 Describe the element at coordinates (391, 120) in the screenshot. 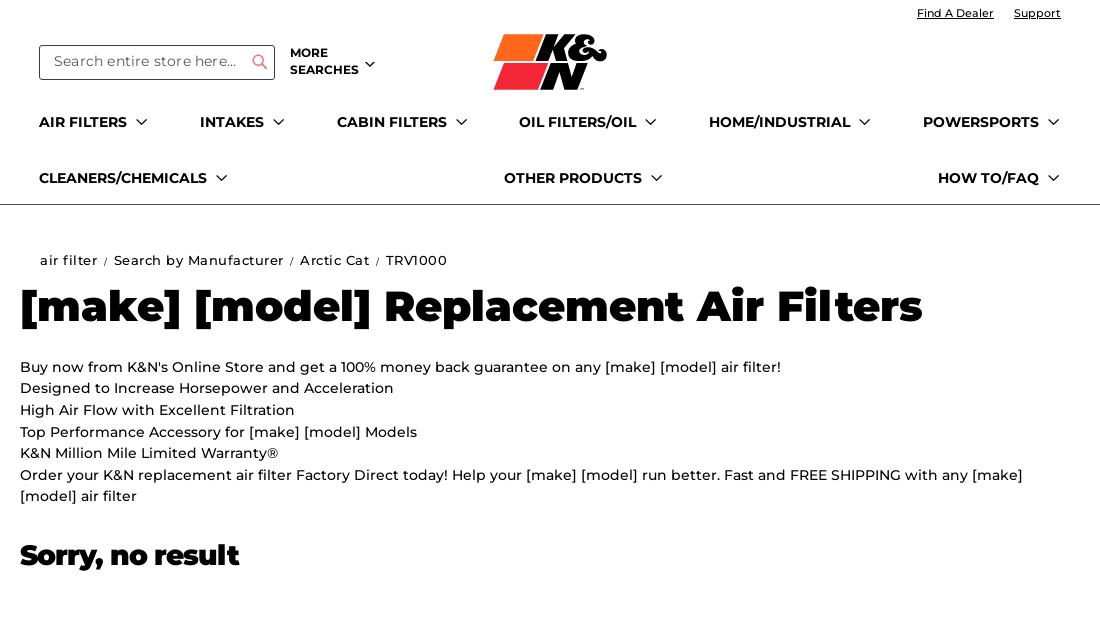

I see `'CABIN FILTERS'` at that location.